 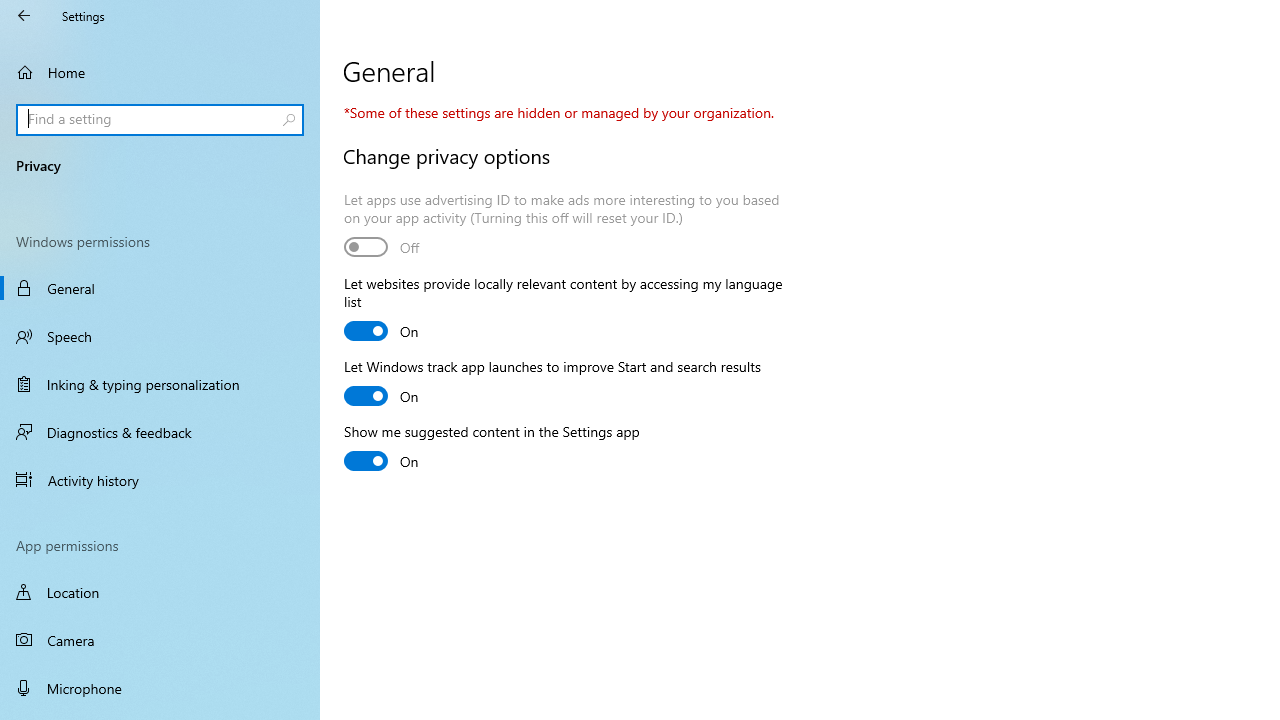 What do you see at coordinates (160, 431) in the screenshot?
I see `'Diagnostics & feedback'` at bounding box center [160, 431].